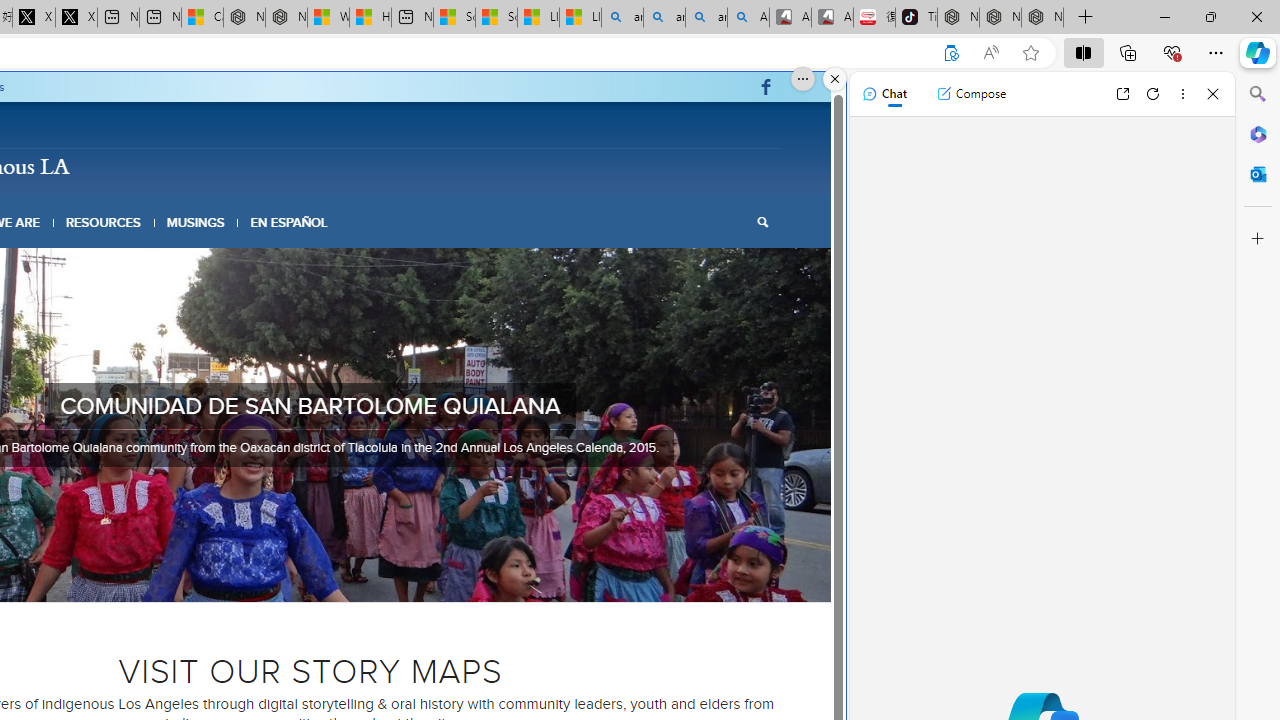  Describe the element at coordinates (971, 93) in the screenshot. I see `'Compose'` at that location.